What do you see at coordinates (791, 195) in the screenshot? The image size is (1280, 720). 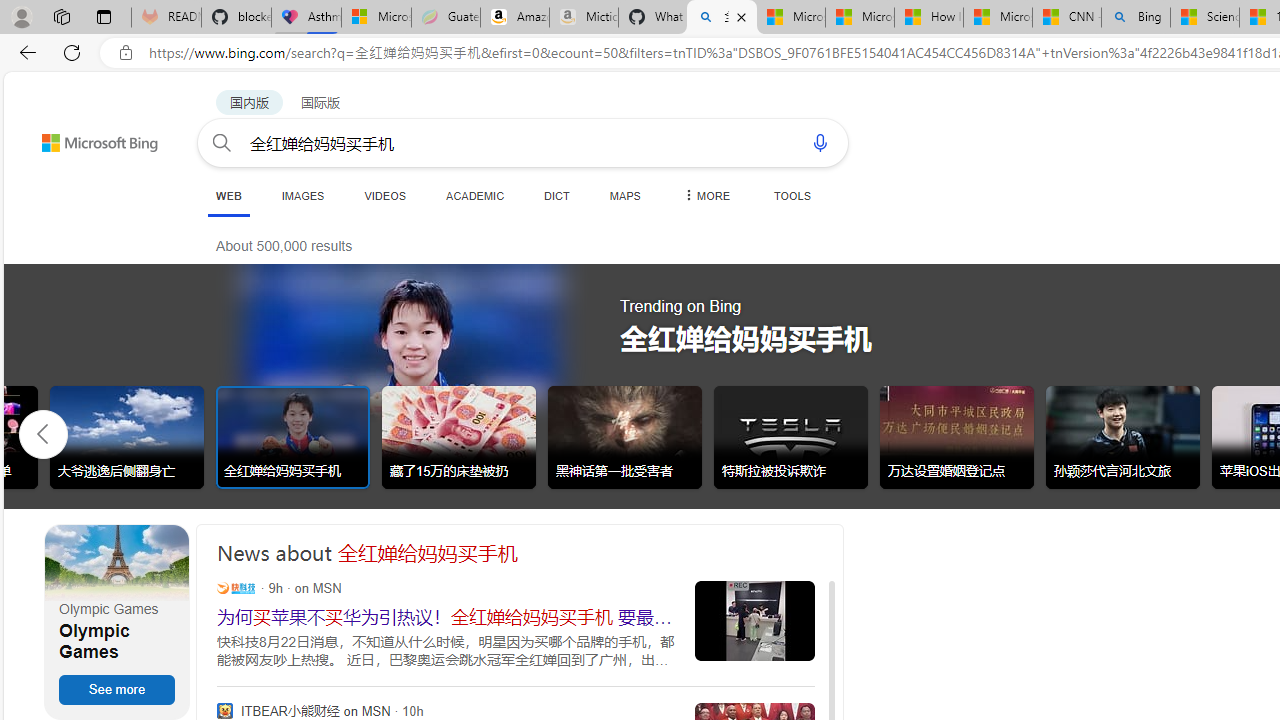 I see `'TOOLS'` at bounding box center [791, 195].